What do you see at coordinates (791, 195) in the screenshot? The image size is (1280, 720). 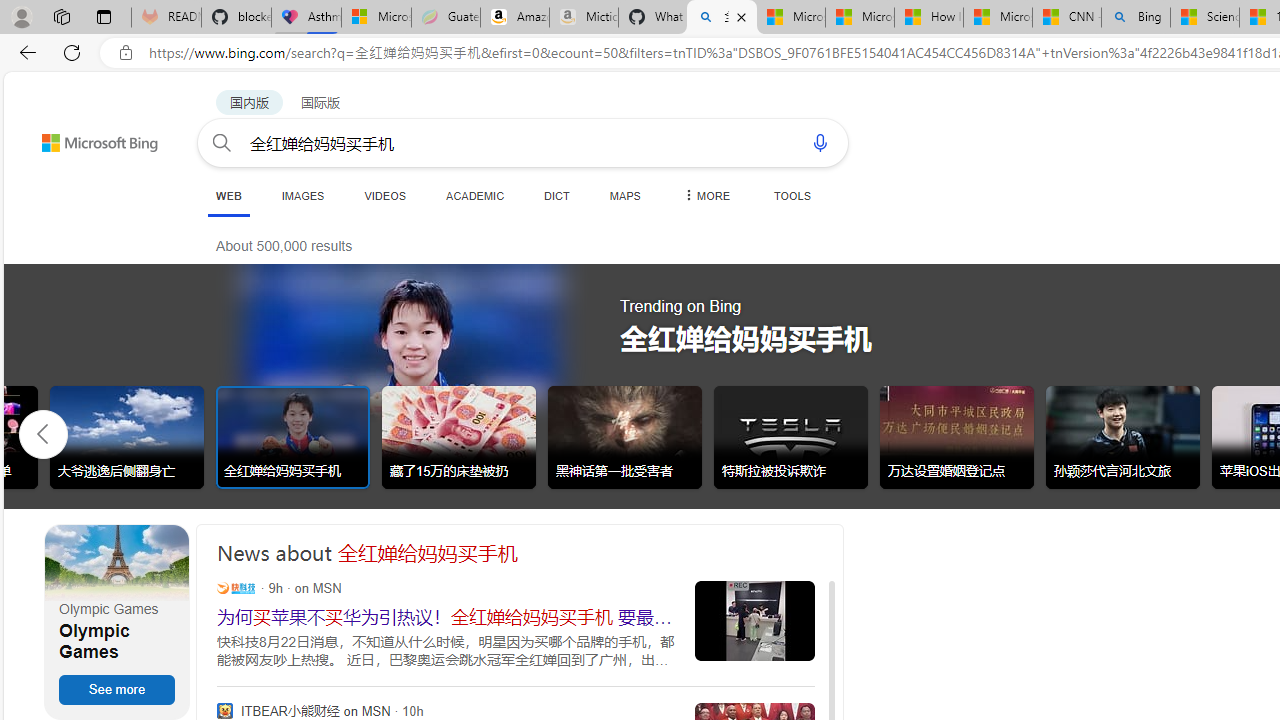 I see `'TOOLS'` at bounding box center [791, 195].